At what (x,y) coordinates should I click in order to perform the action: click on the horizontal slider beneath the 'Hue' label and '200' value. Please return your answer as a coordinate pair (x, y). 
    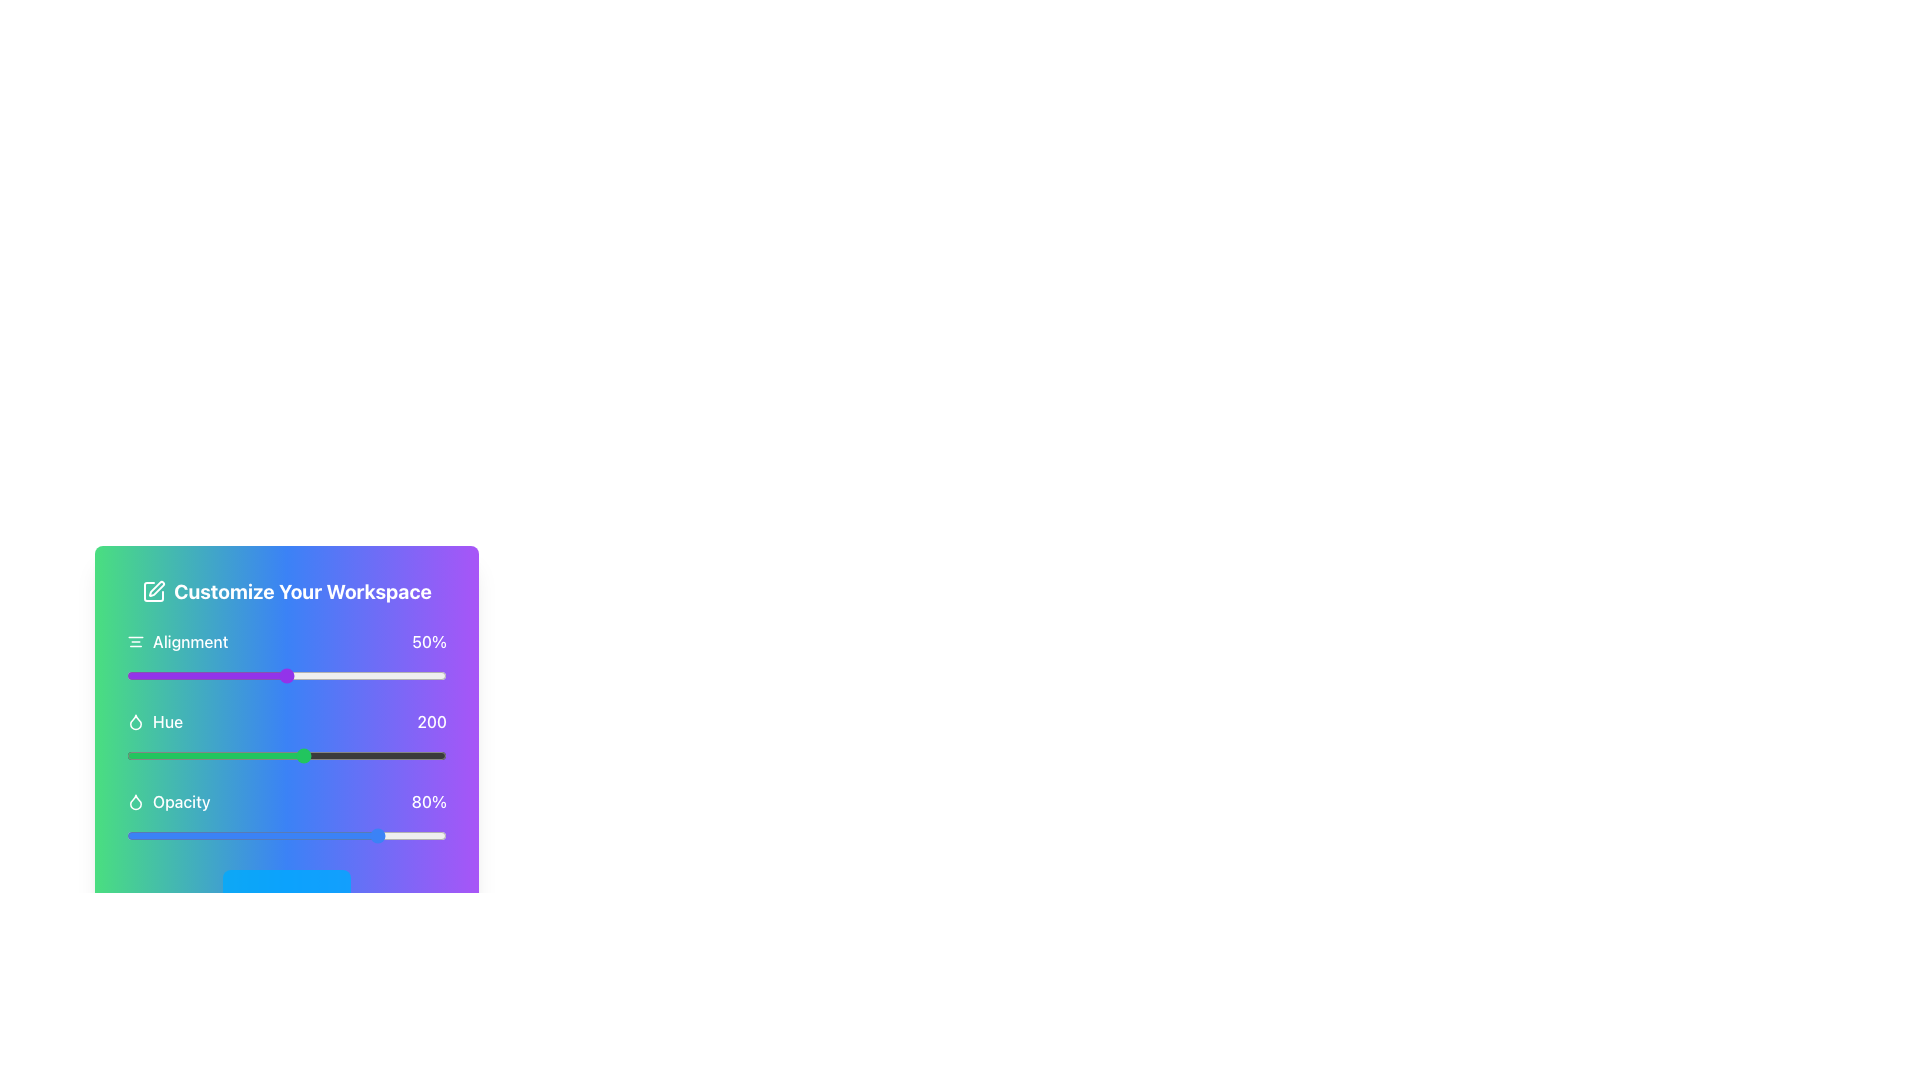
    Looking at the image, I should click on (286, 756).